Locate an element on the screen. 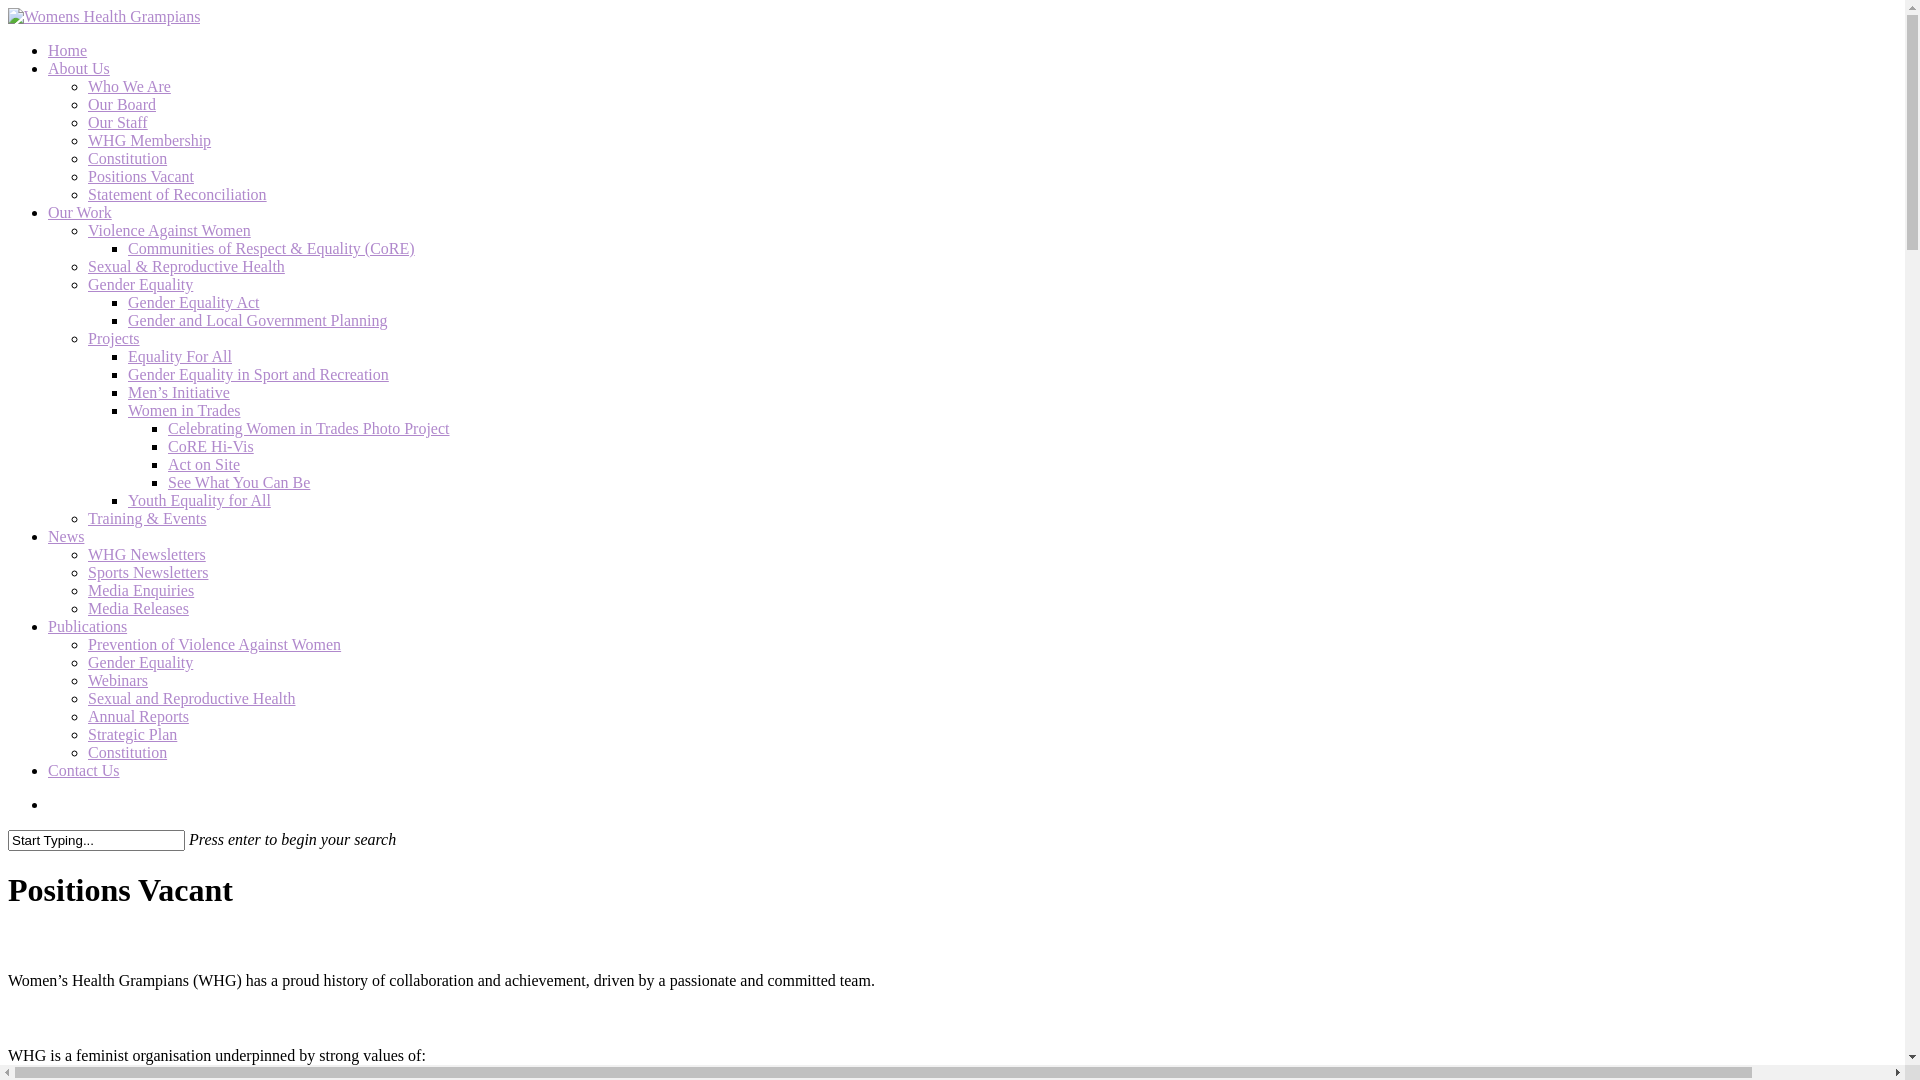 This screenshot has width=1920, height=1080. 'Positions Vacant' is located at coordinates (139, 175).